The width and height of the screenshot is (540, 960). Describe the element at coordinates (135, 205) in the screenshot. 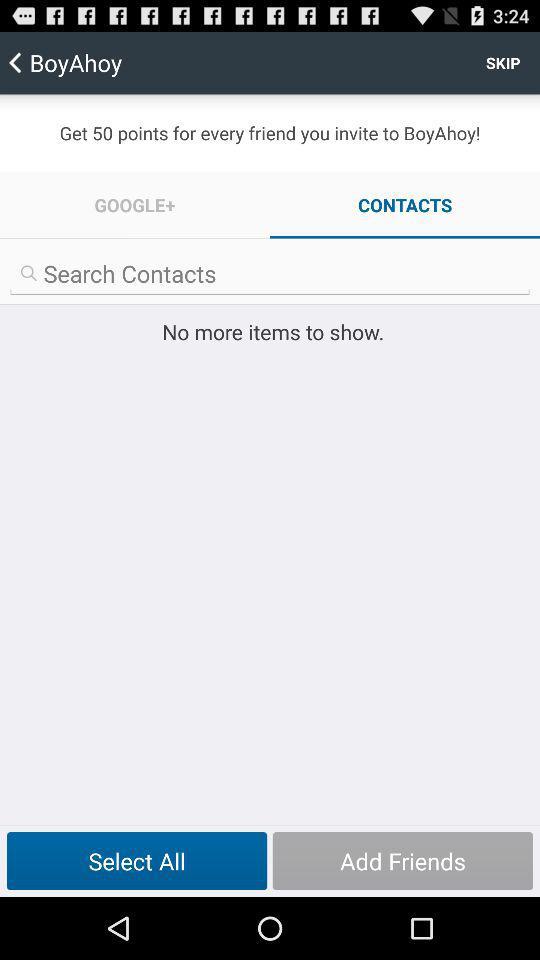

I see `icon to the left of contacts` at that location.